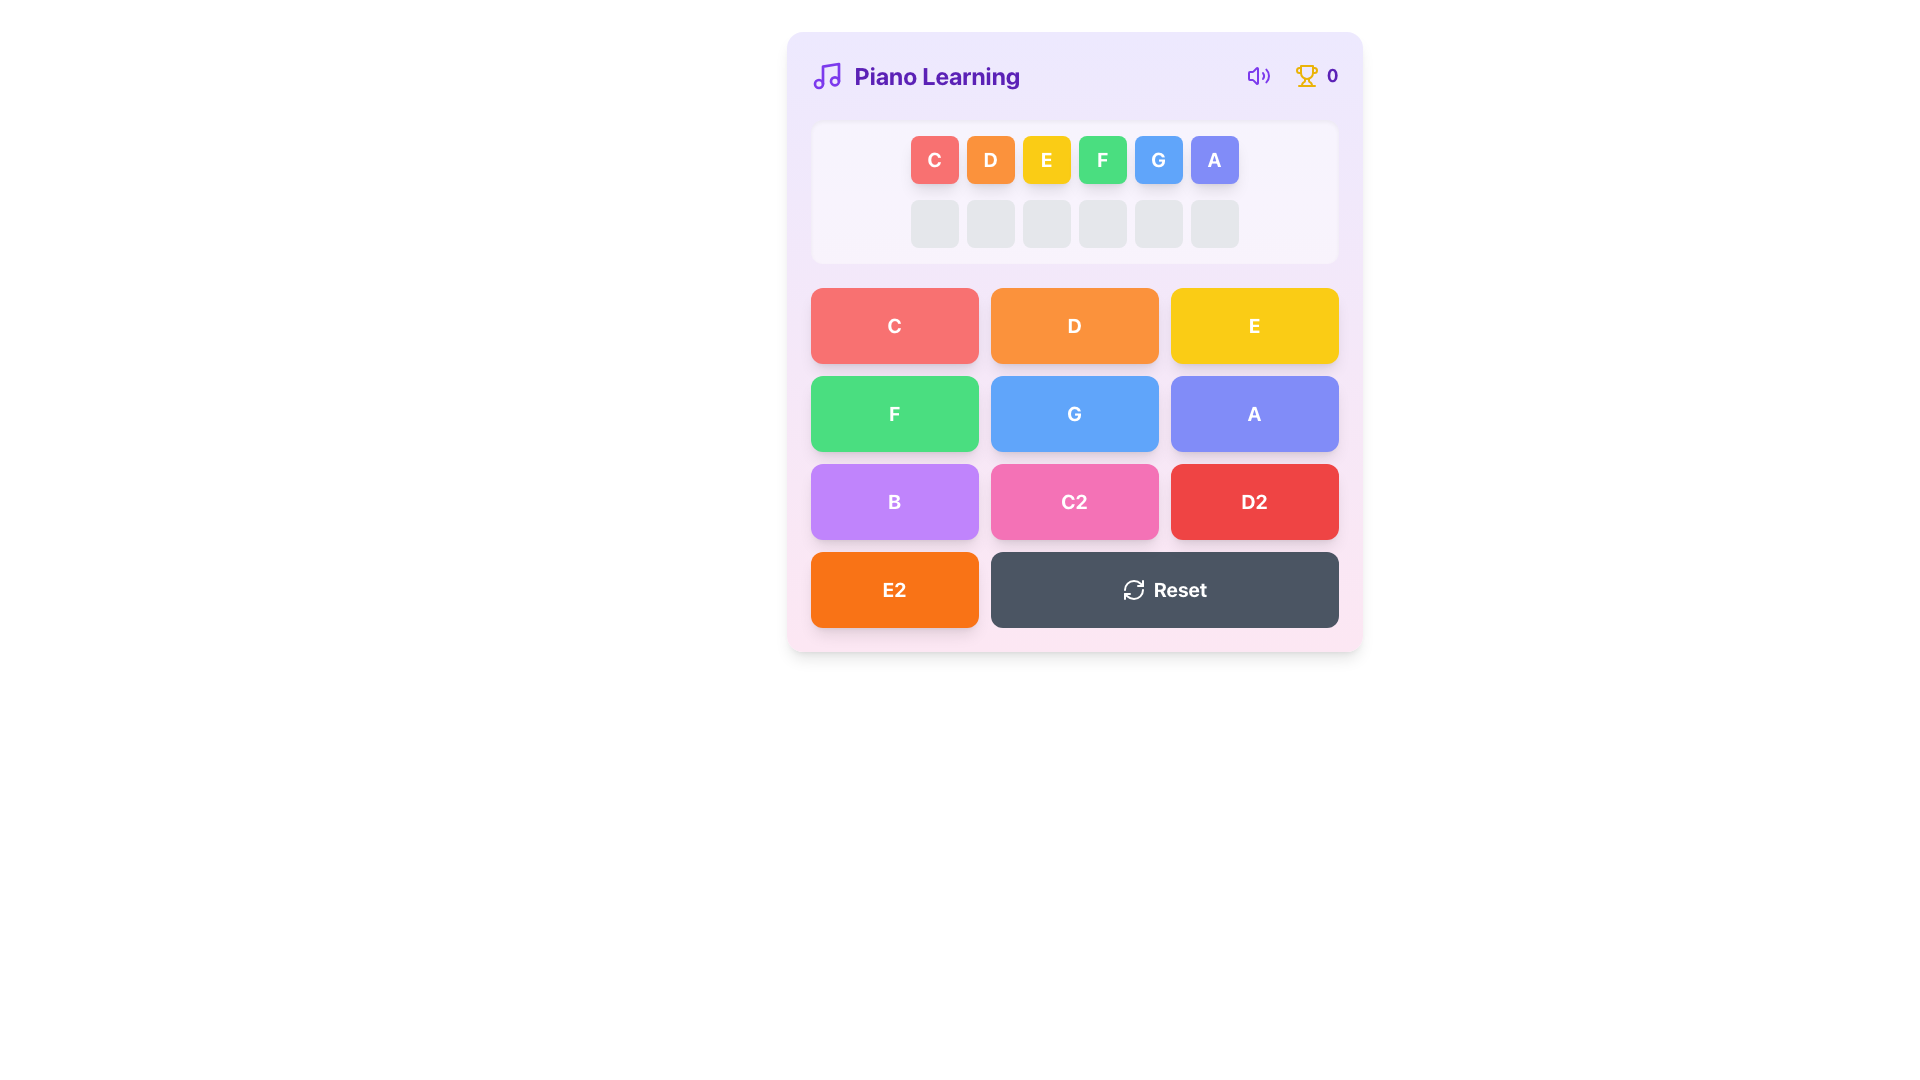 Image resolution: width=1920 pixels, height=1080 pixels. What do you see at coordinates (893, 500) in the screenshot?
I see `the interactive button labeled 'B', located in the third row, first column of the grid, below the green 'F' button and to the left of the pink 'C2' button` at bounding box center [893, 500].